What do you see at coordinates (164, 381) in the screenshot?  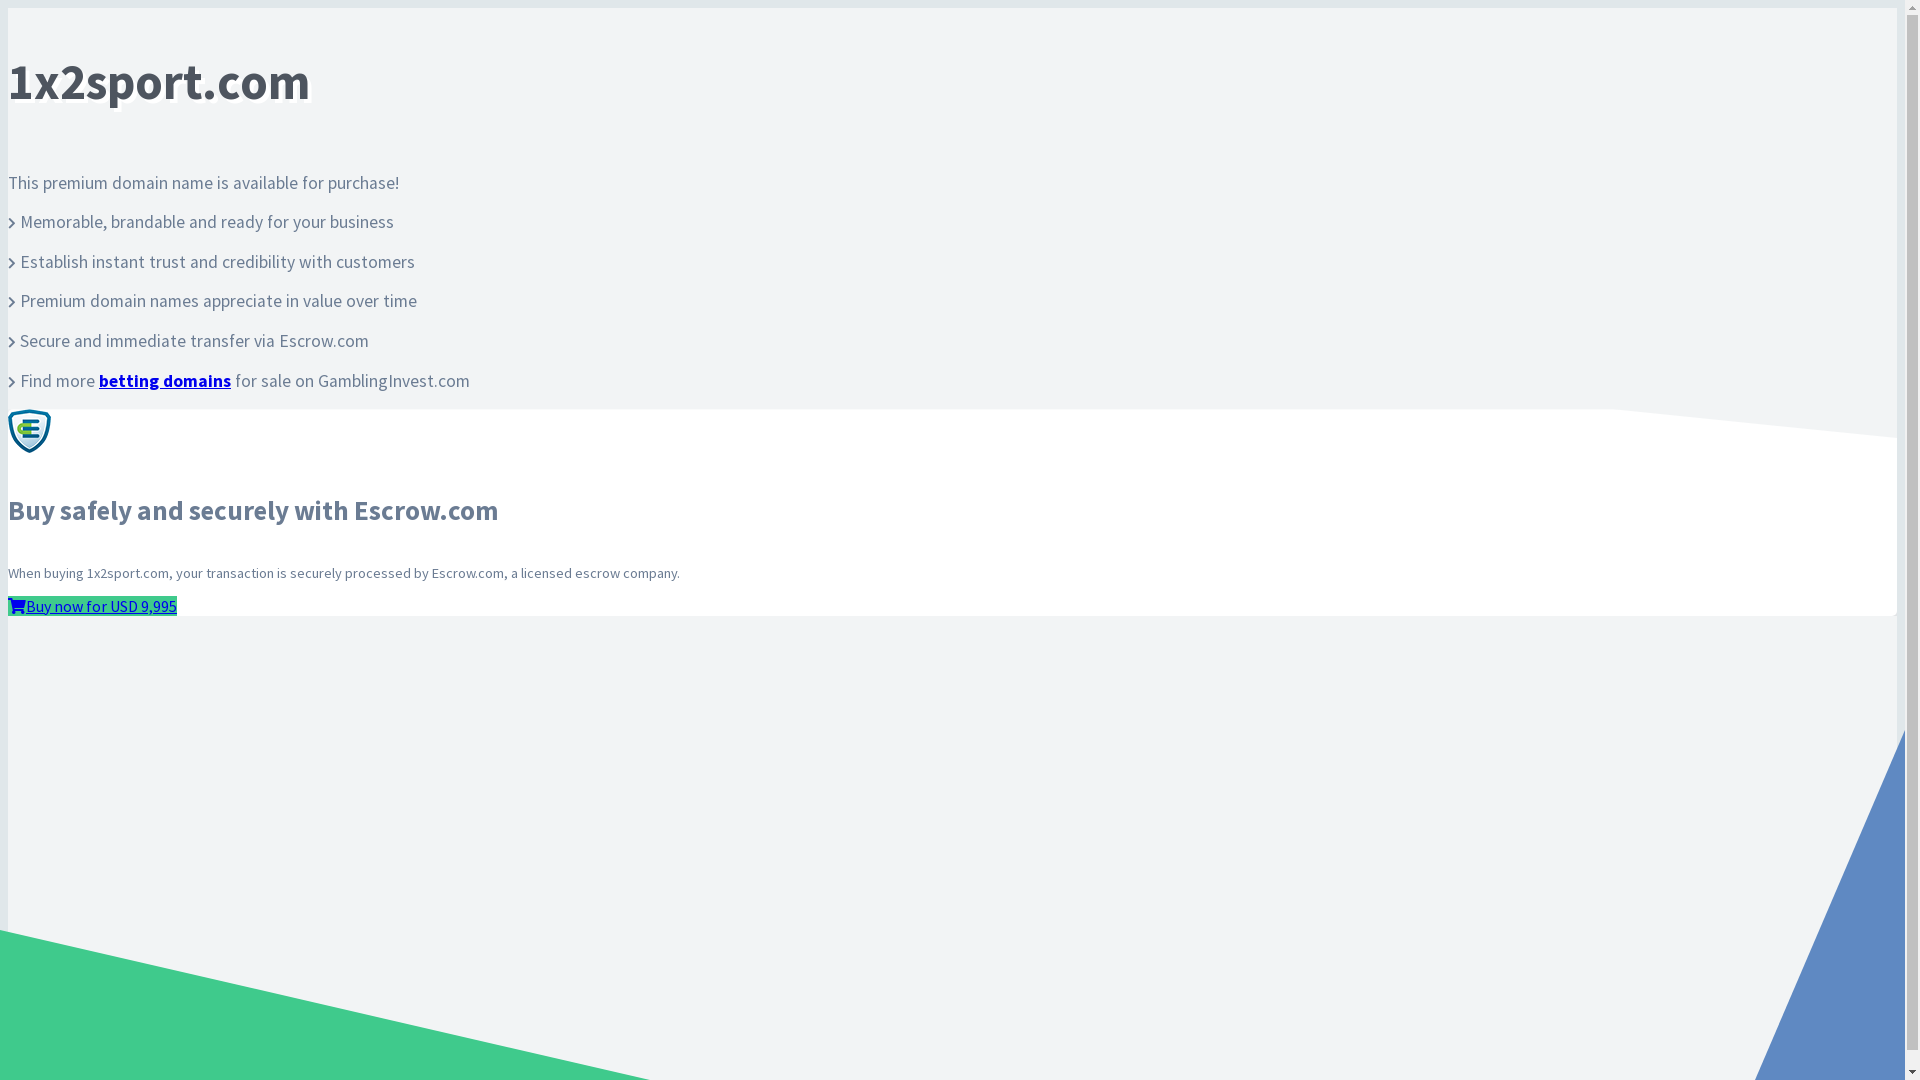 I see `'betting domains'` at bounding box center [164, 381].